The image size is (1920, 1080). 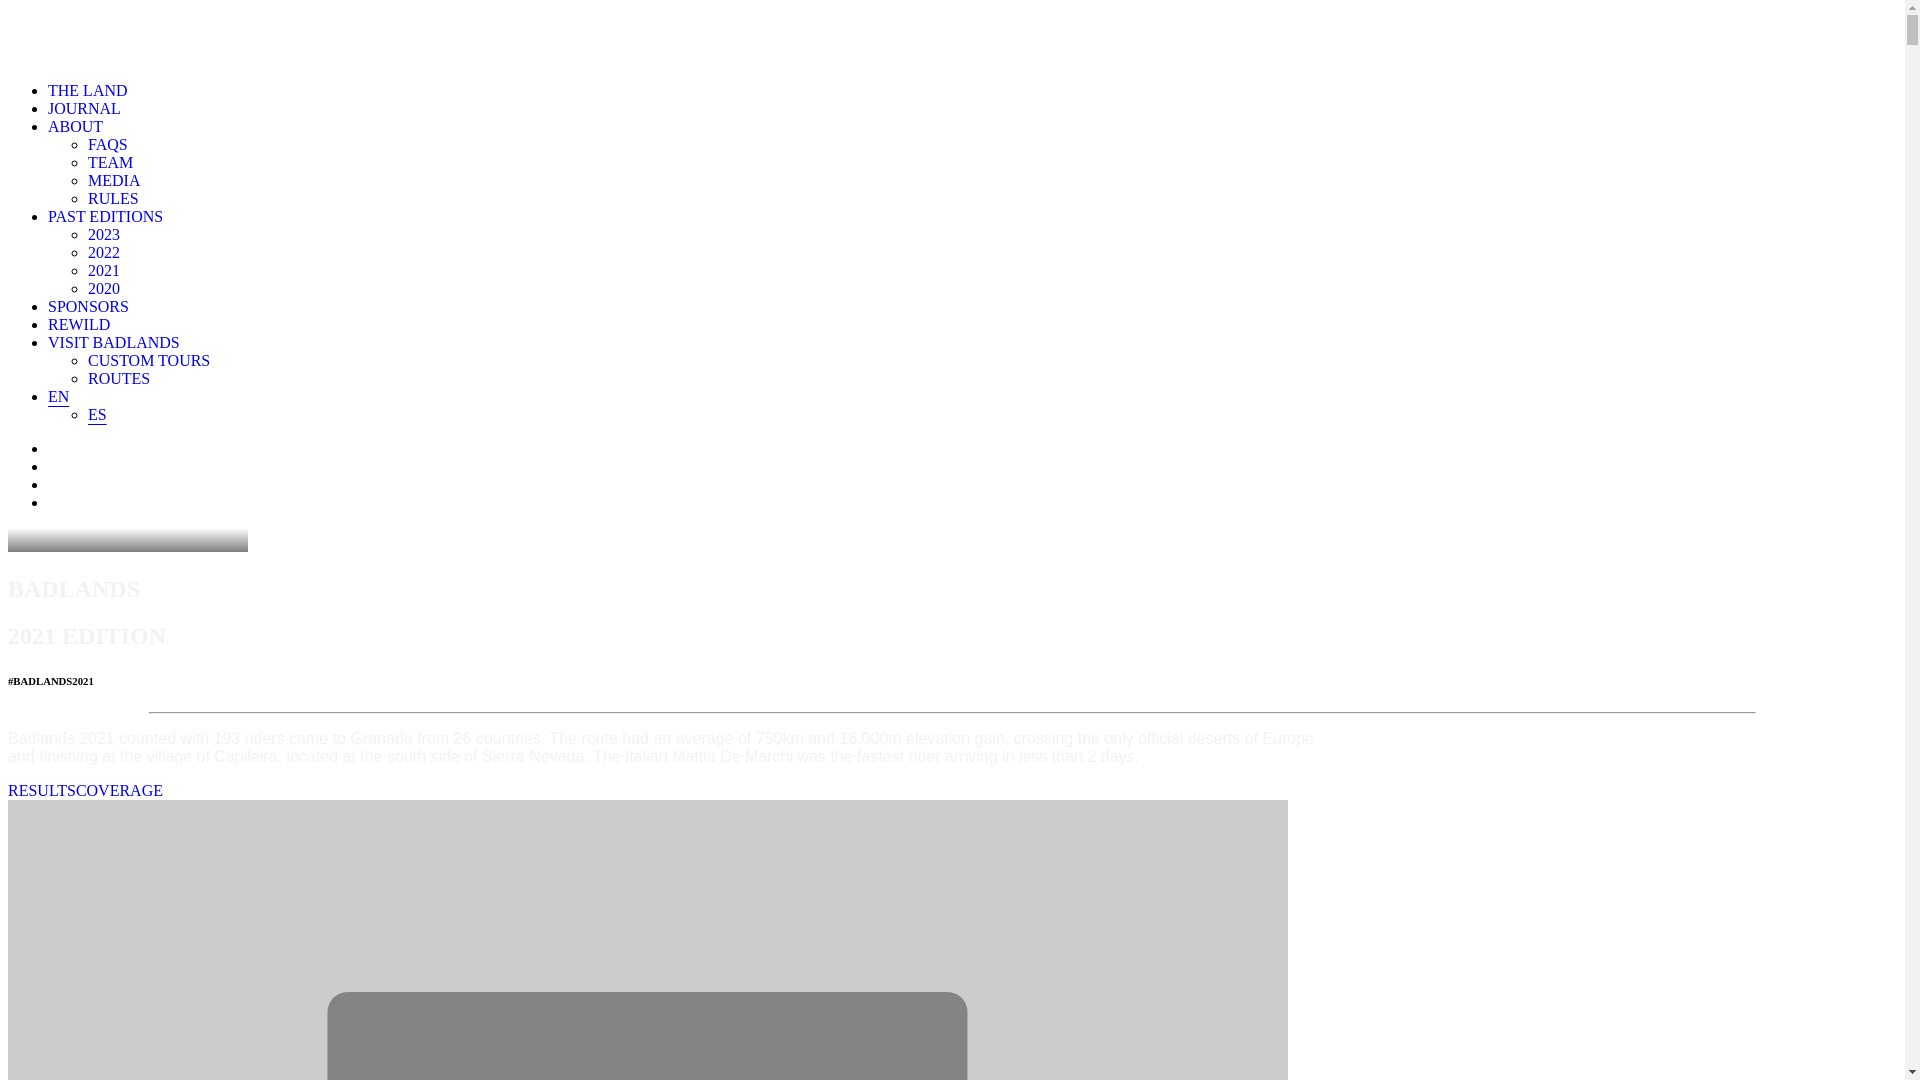 I want to click on 'COVERAGE', so click(x=118, y=789).